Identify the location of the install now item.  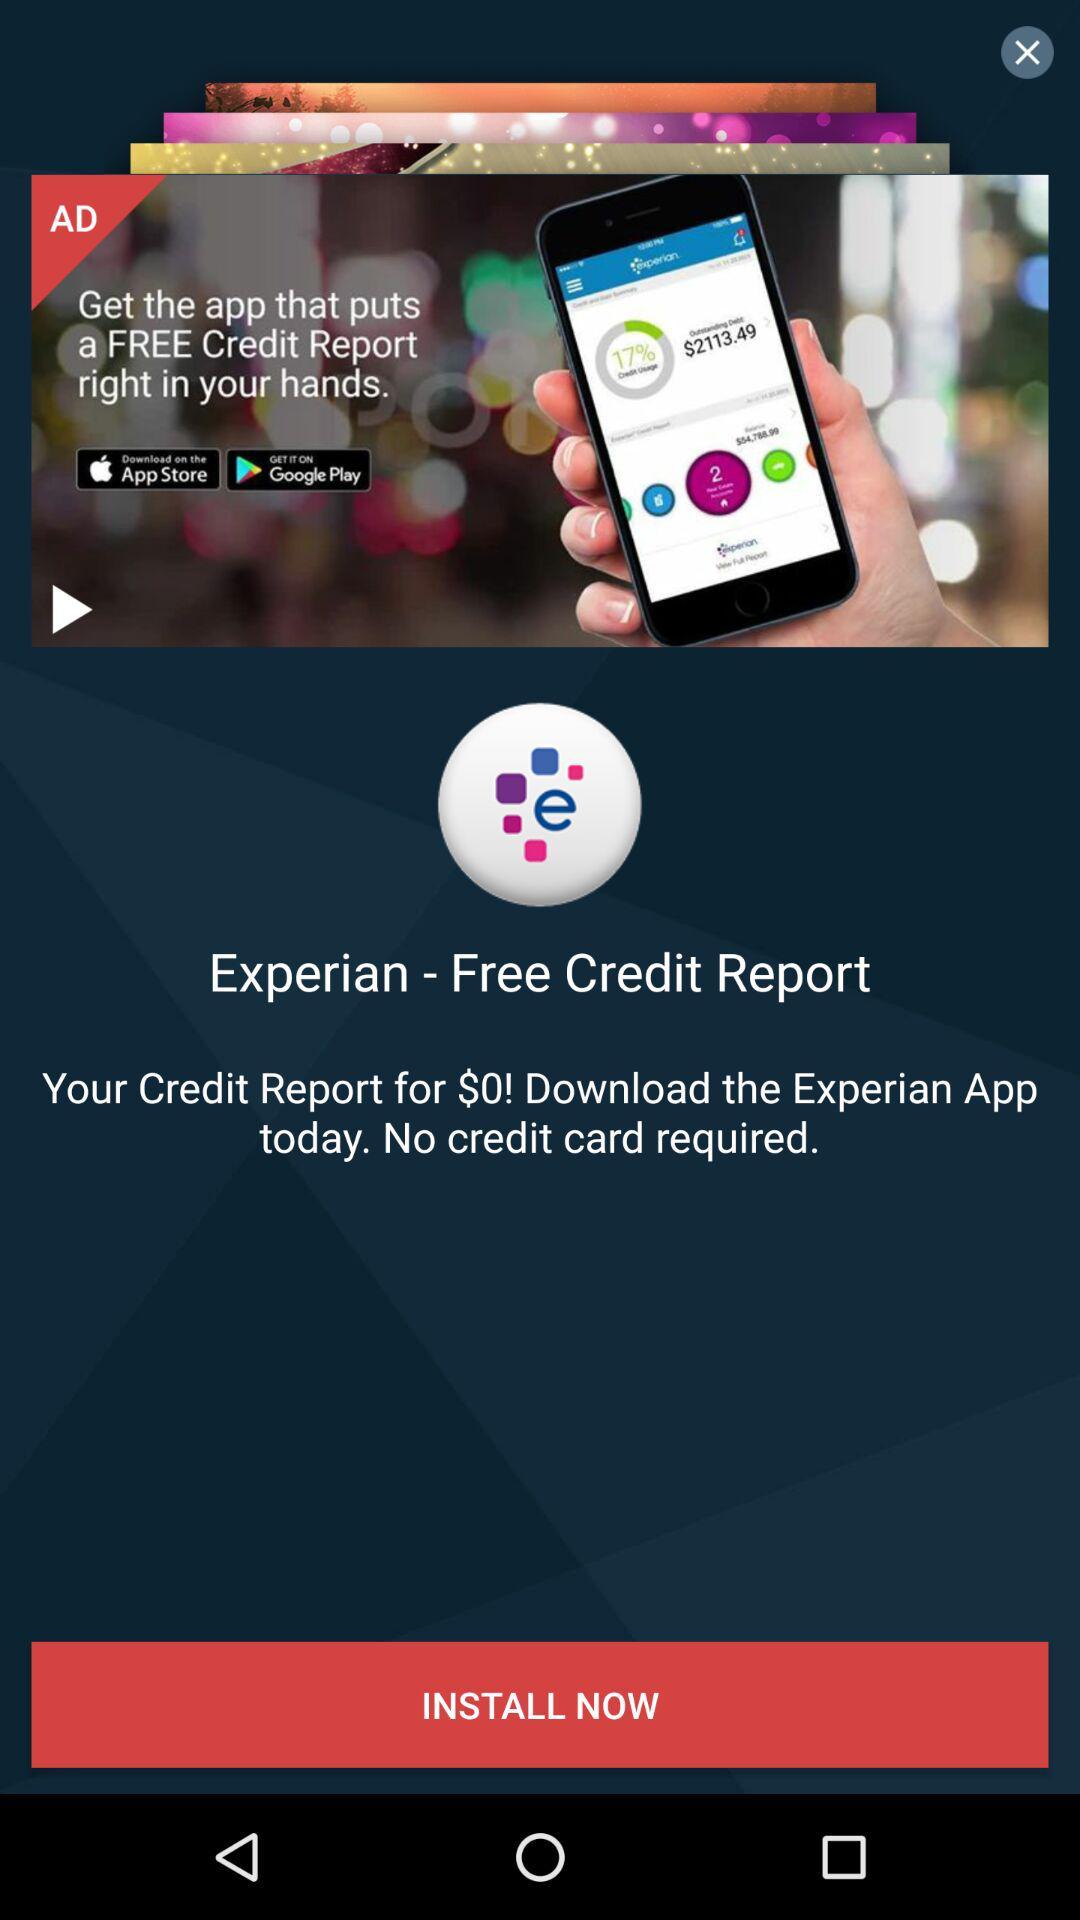
(540, 1703).